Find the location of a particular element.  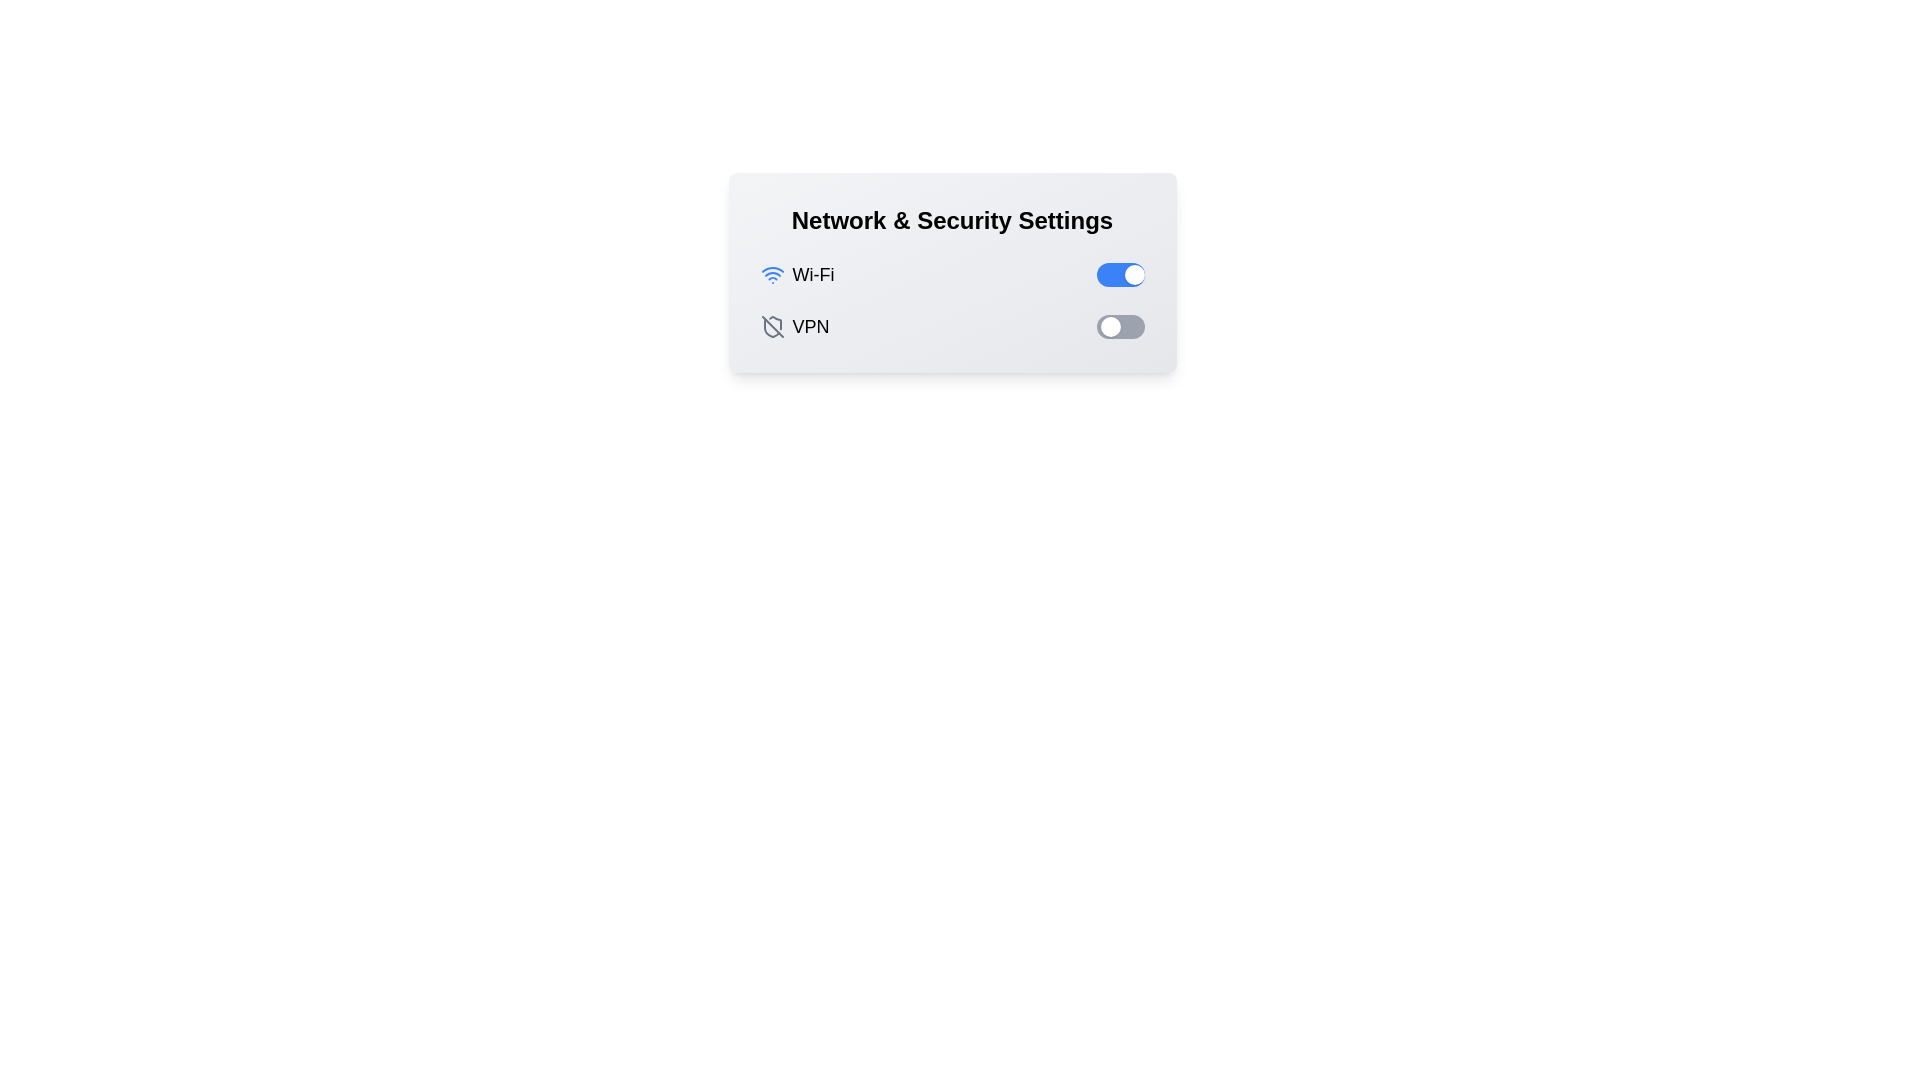

the left-most circular component of the second toggle switch under the 'VPN' label is located at coordinates (1109, 326).